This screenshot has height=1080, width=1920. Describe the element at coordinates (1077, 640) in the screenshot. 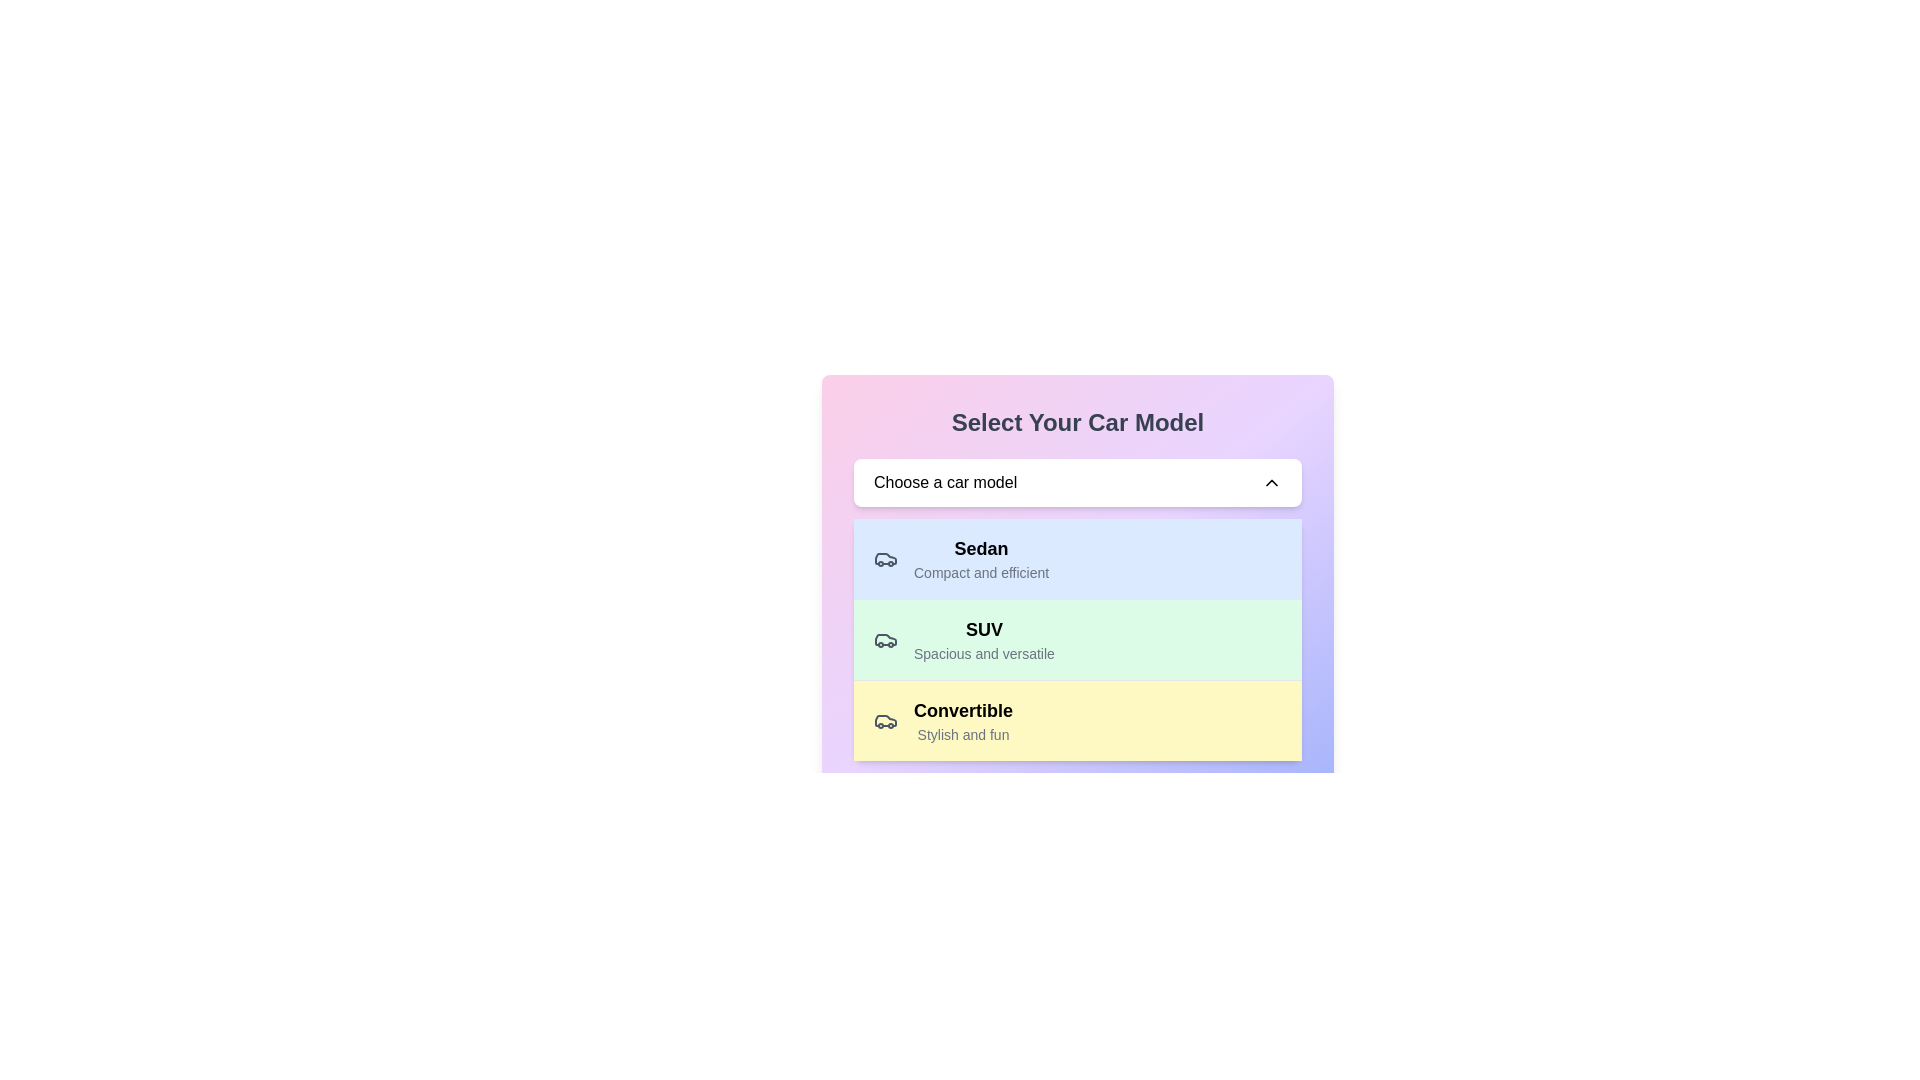

I see `the 'SUV' option in the dropdown menu, which is the second option beneath the 'Choose a car model' selector button` at that location.